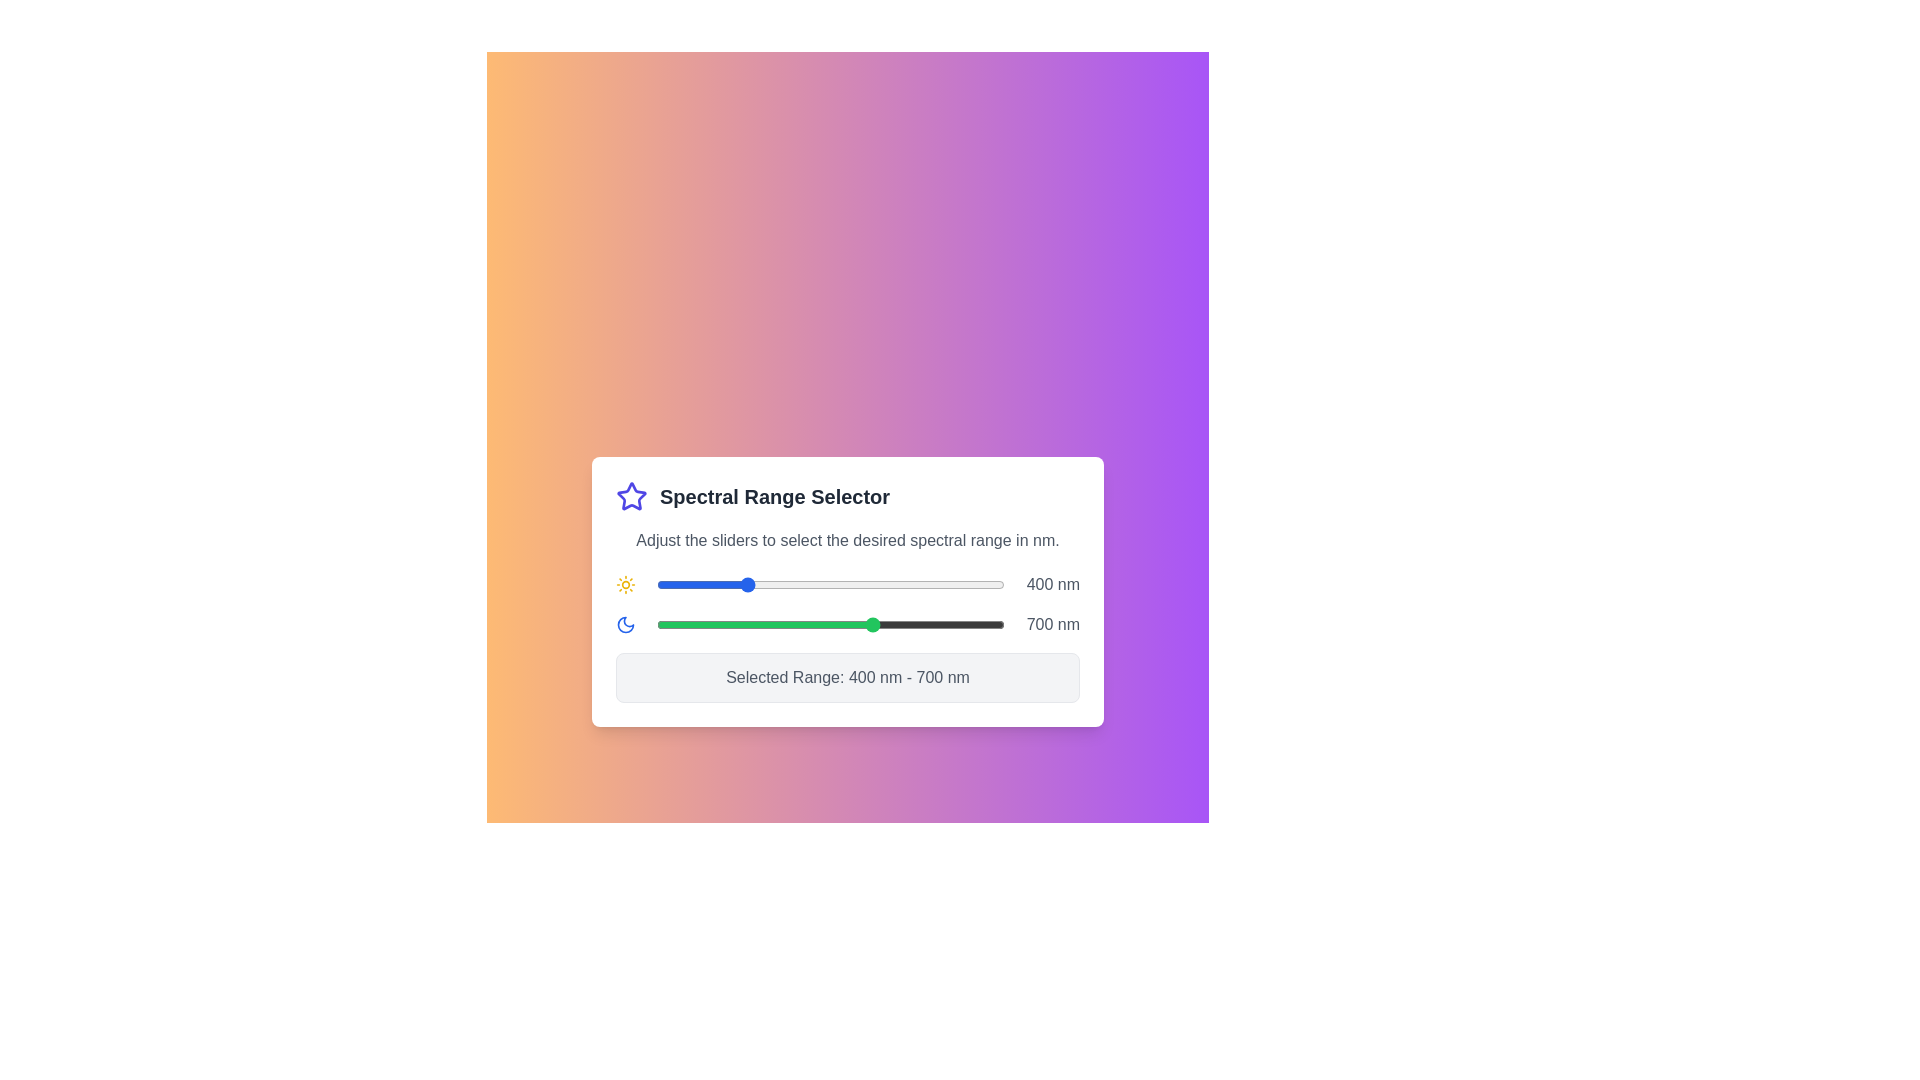  Describe the element at coordinates (881, 623) in the screenshot. I see `the end slider to set the upper limit of the spectral range to 717 nm` at that location.